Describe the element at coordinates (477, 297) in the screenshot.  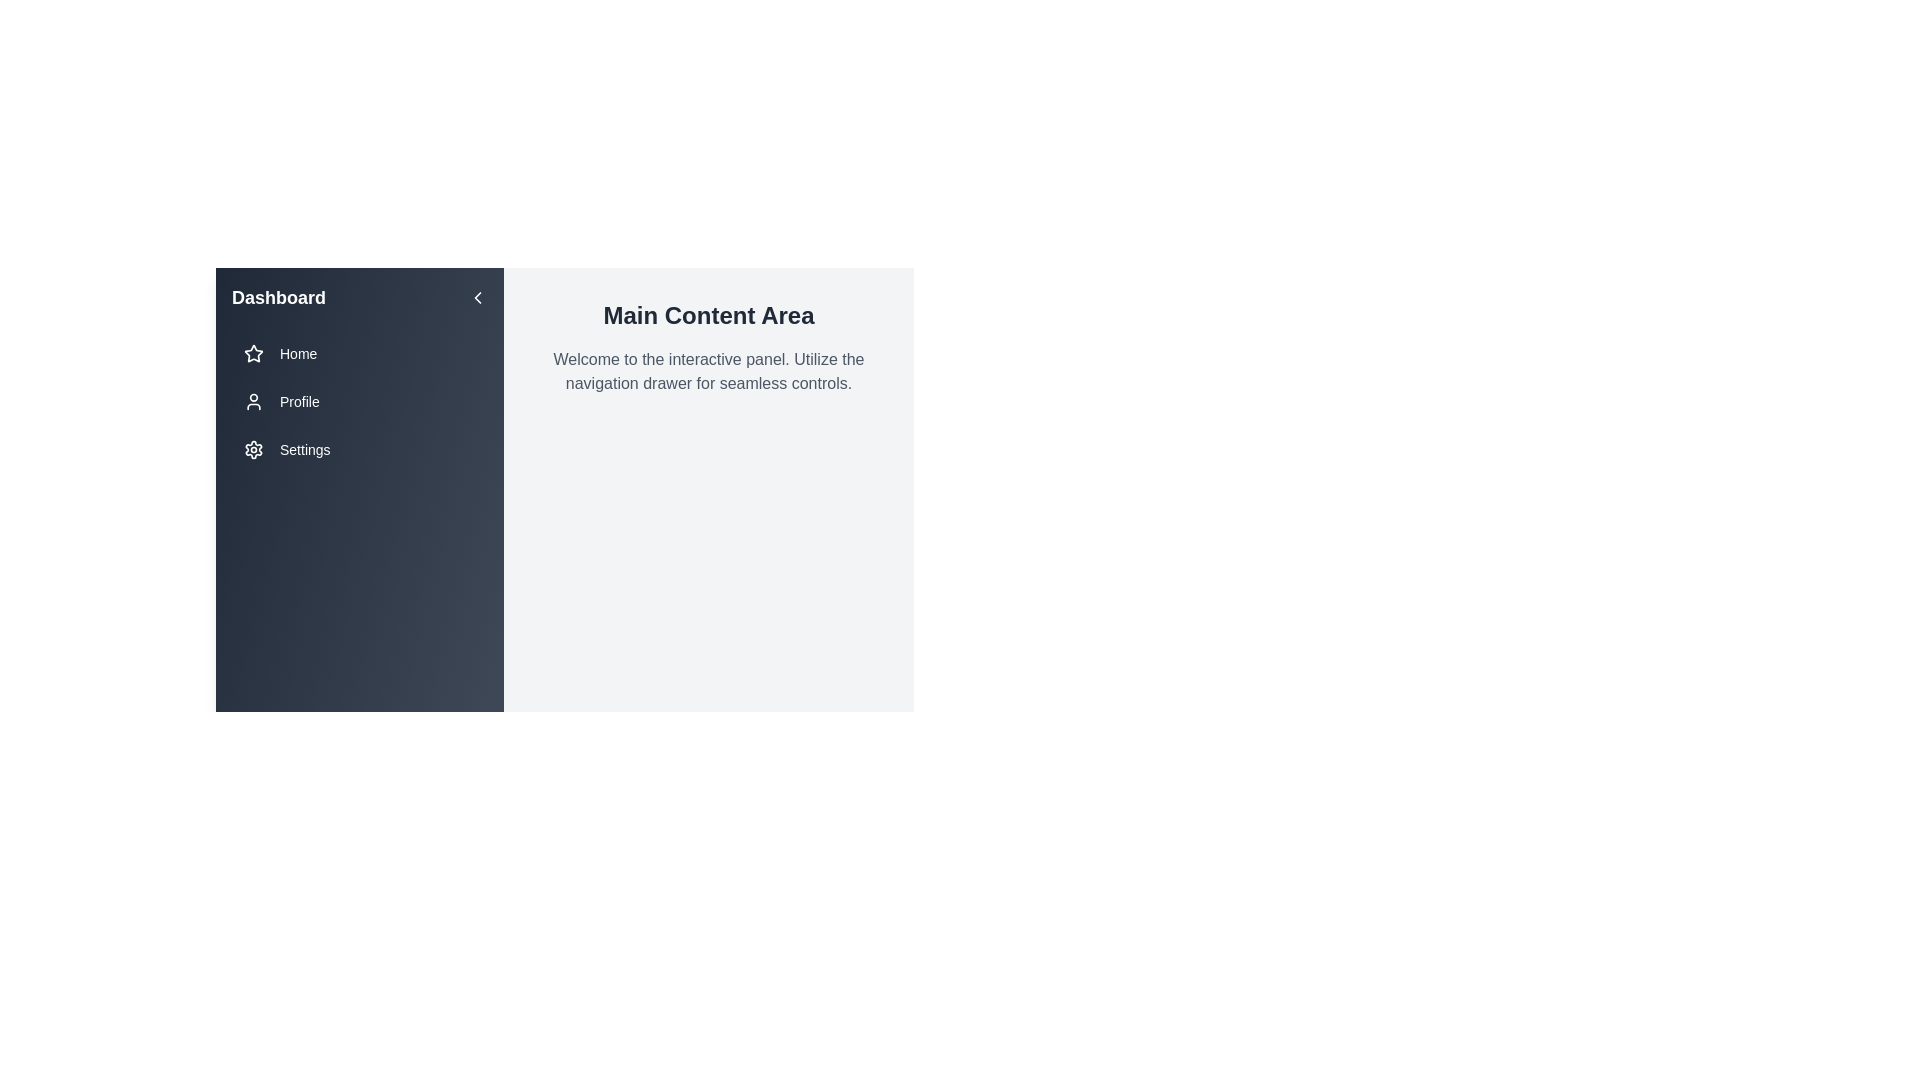
I see `the button with a left-facing chevron icon, styled as a white arrow against a dark background, located in the top-right corner of the sidebar` at that location.